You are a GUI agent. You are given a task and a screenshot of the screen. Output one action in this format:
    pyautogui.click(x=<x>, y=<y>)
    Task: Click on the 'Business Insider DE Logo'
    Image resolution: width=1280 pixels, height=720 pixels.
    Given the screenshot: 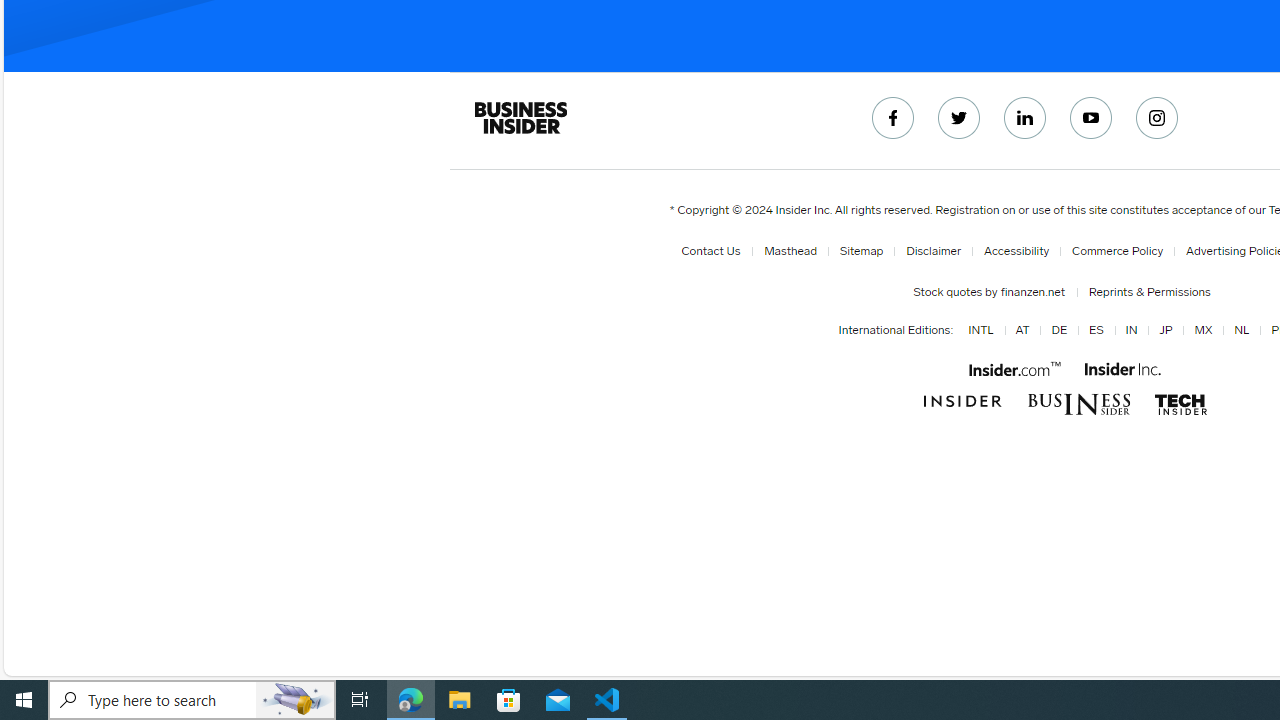 What is the action you would take?
    pyautogui.click(x=1078, y=404)
    